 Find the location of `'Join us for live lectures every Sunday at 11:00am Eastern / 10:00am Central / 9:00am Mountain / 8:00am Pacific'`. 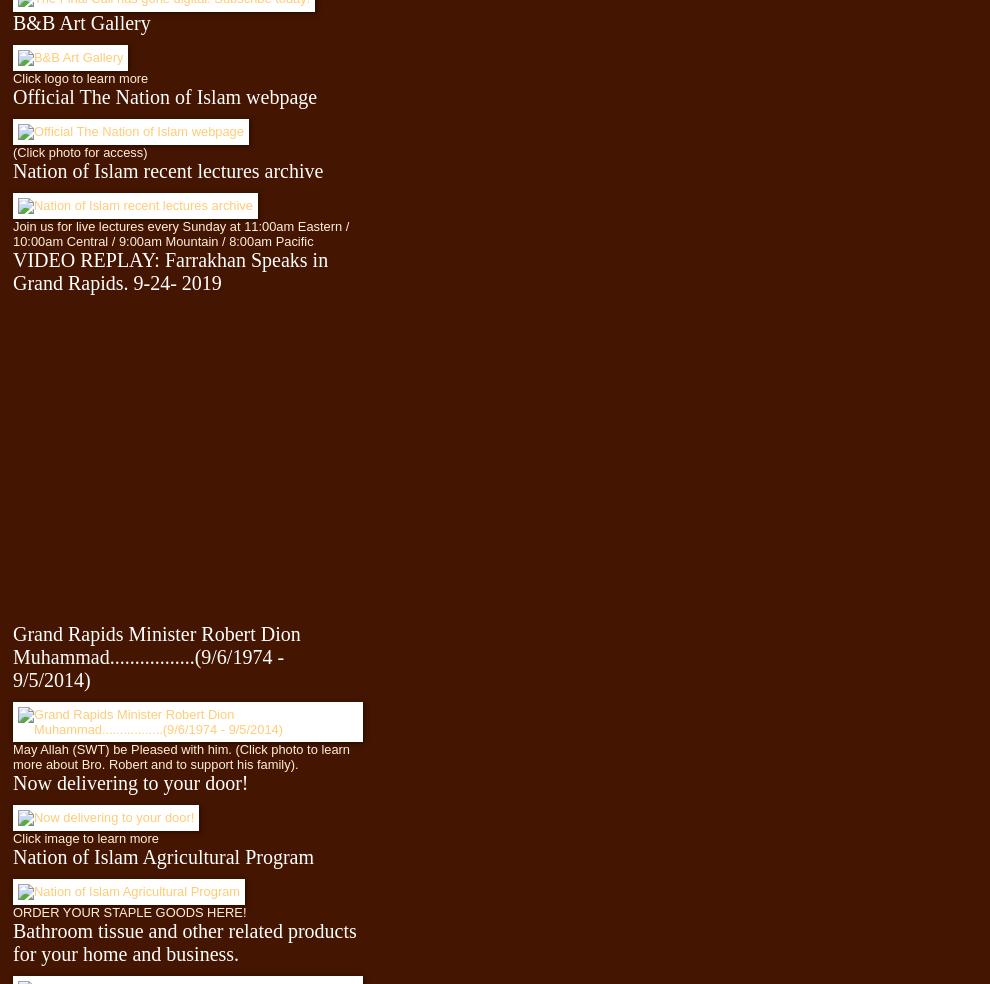

'Join us for live lectures every Sunday at 11:00am Eastern / 10:00am Central / 9:00am Mountain / 8:00am Pacific' is located at coordinates (180, 233).